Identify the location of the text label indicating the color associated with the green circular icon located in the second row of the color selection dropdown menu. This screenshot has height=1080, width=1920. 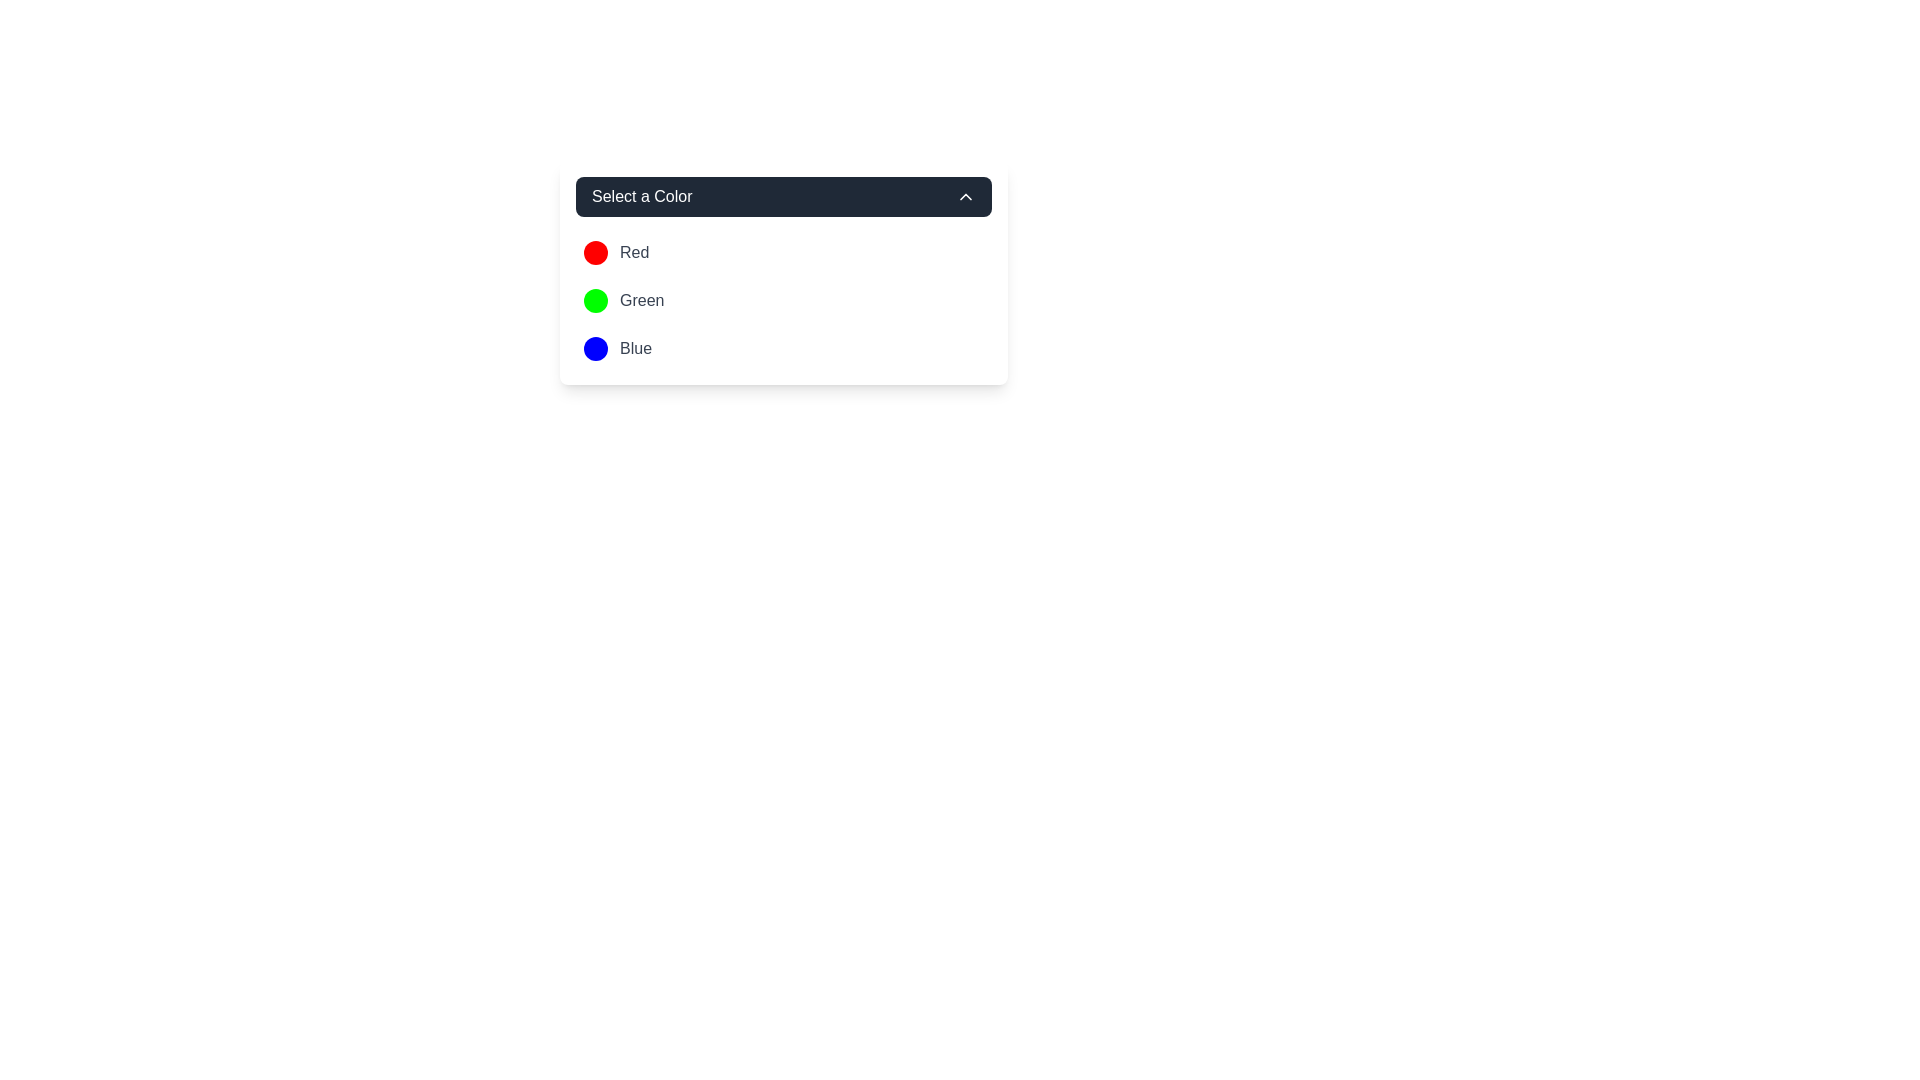
(642, 300).